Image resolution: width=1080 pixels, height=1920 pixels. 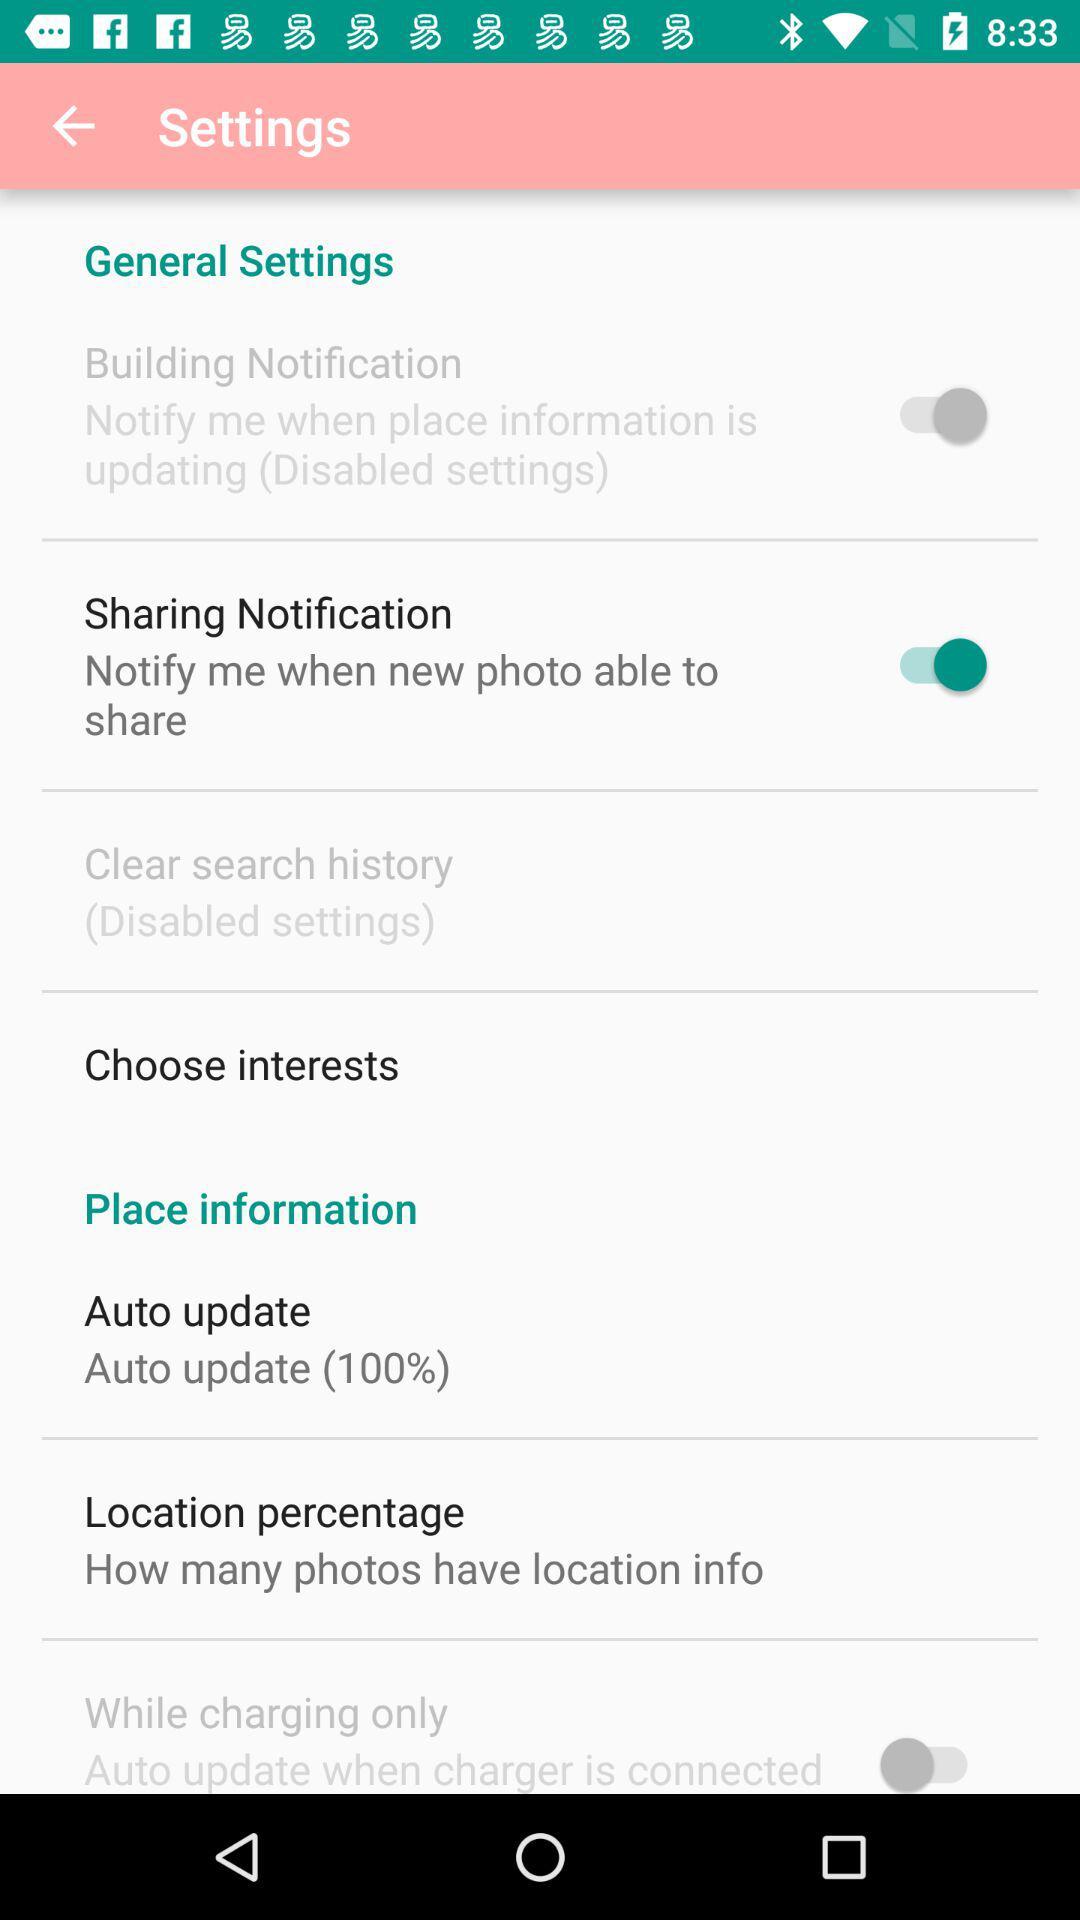 What do you see at coordinates (267, 611) in the screenshot?
I see `the item below the notify me when` at bounding box center [267, 611].